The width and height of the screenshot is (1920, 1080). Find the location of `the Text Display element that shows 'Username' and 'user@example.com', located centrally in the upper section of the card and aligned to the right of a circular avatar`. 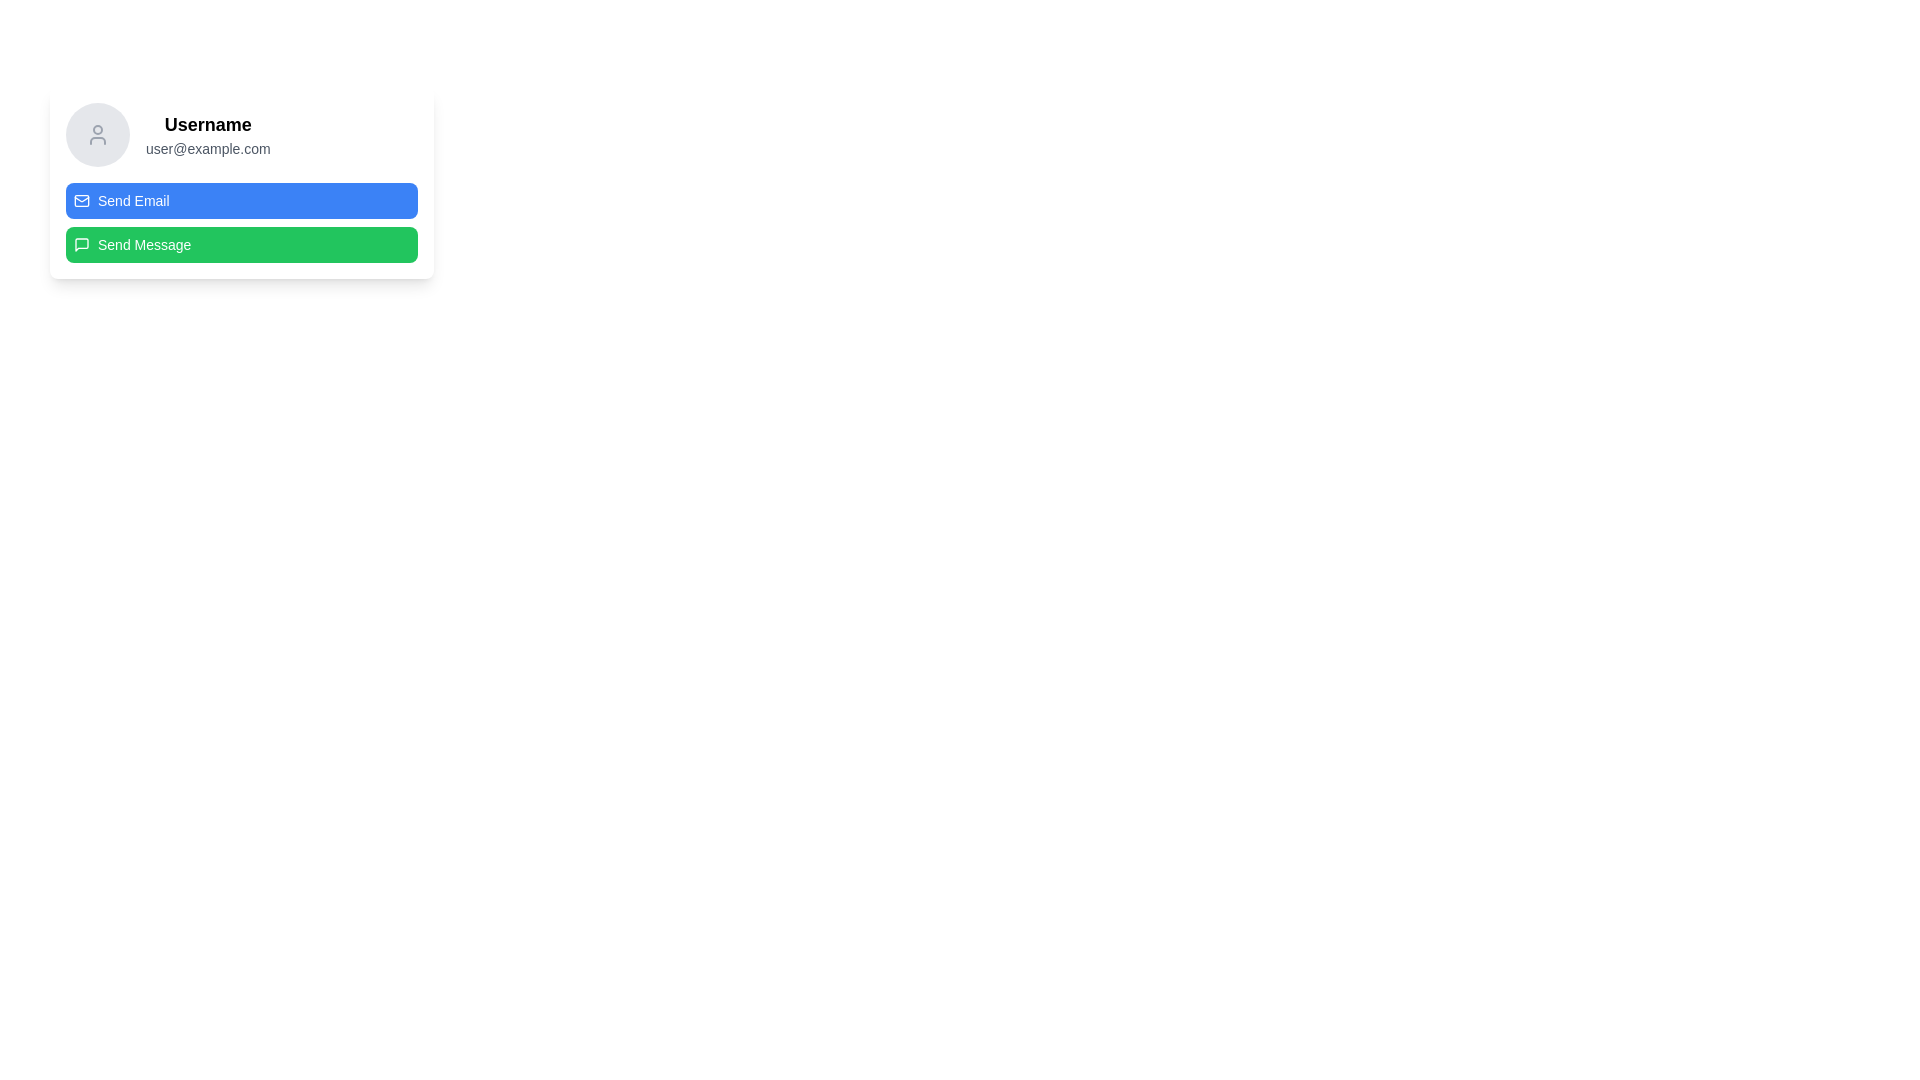

the Text Display element that shows 'Username' and 'user@example.com', located centrally in the upper section of the card and aligned to the right of a circular avatar is located at coordinates (208, 135).